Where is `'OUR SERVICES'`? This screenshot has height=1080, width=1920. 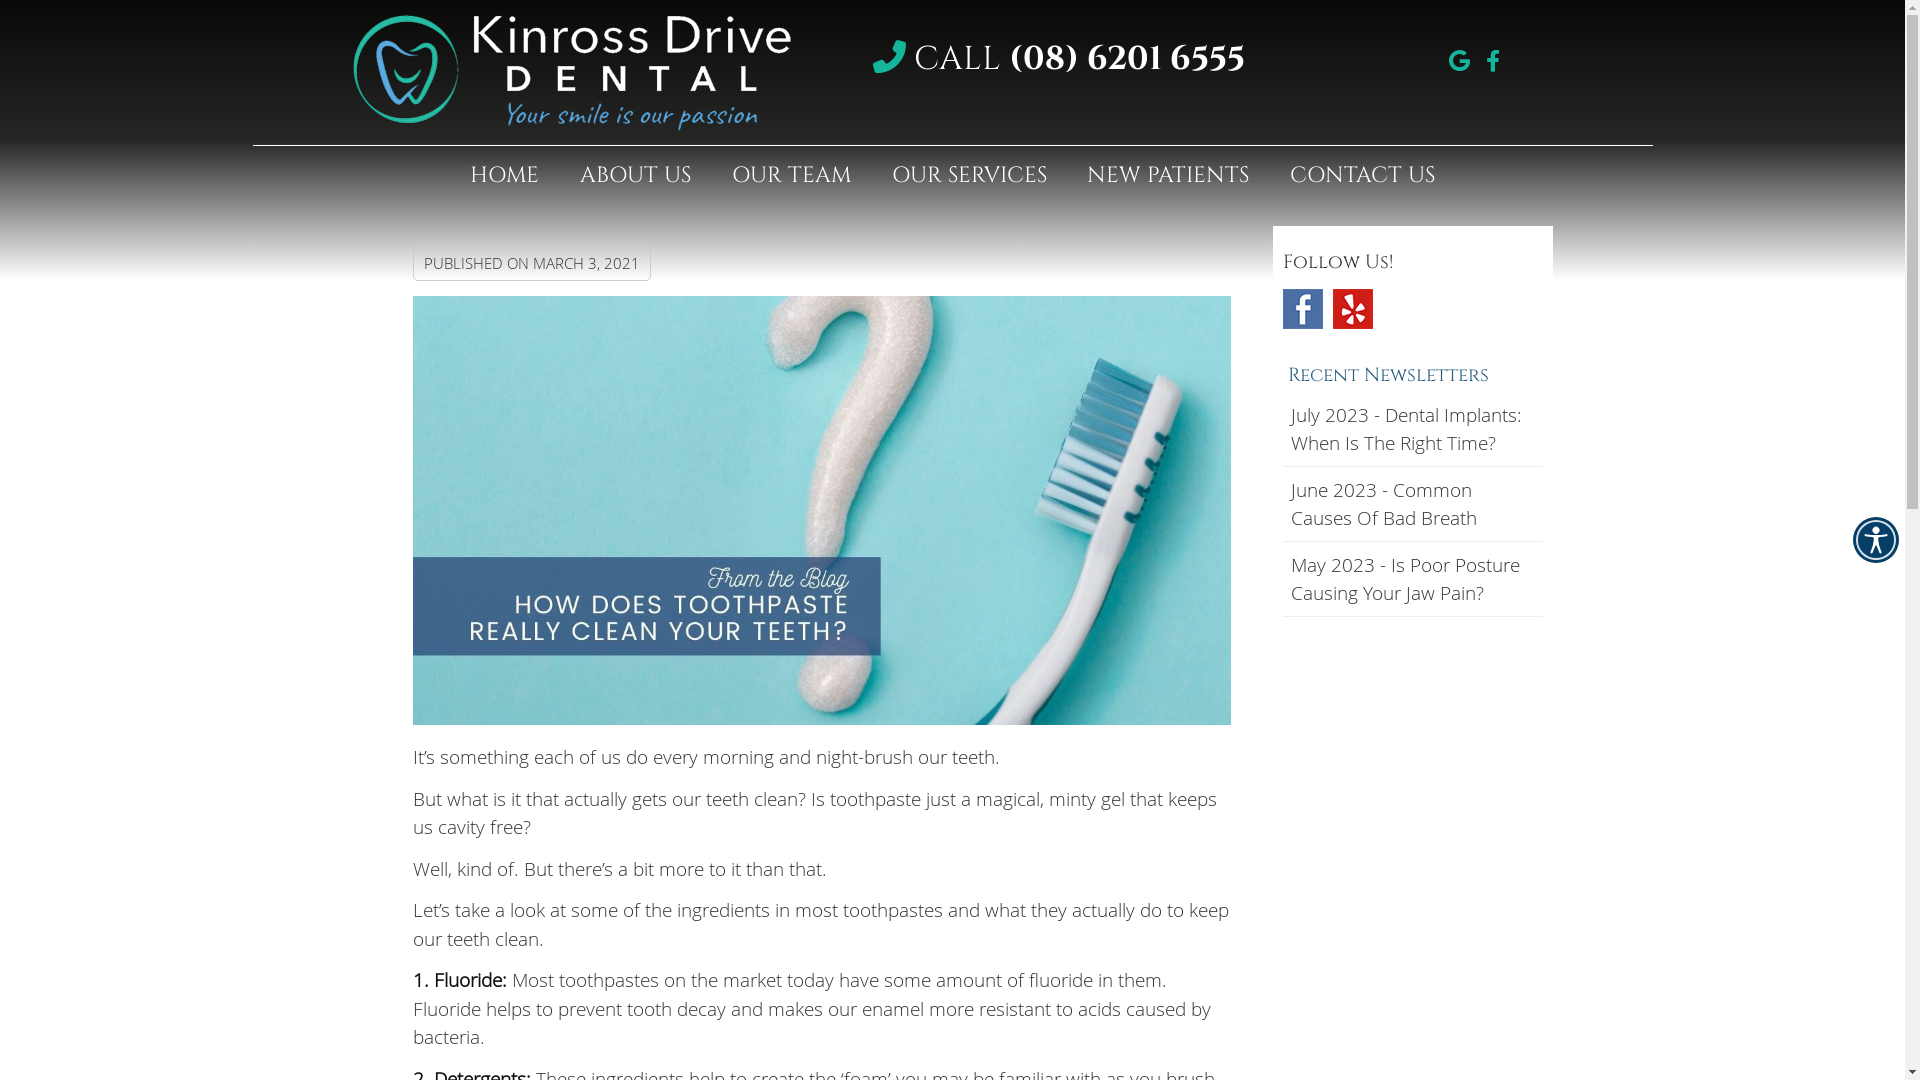 'OUR SERVICES' is located at coordinates (969, 175).